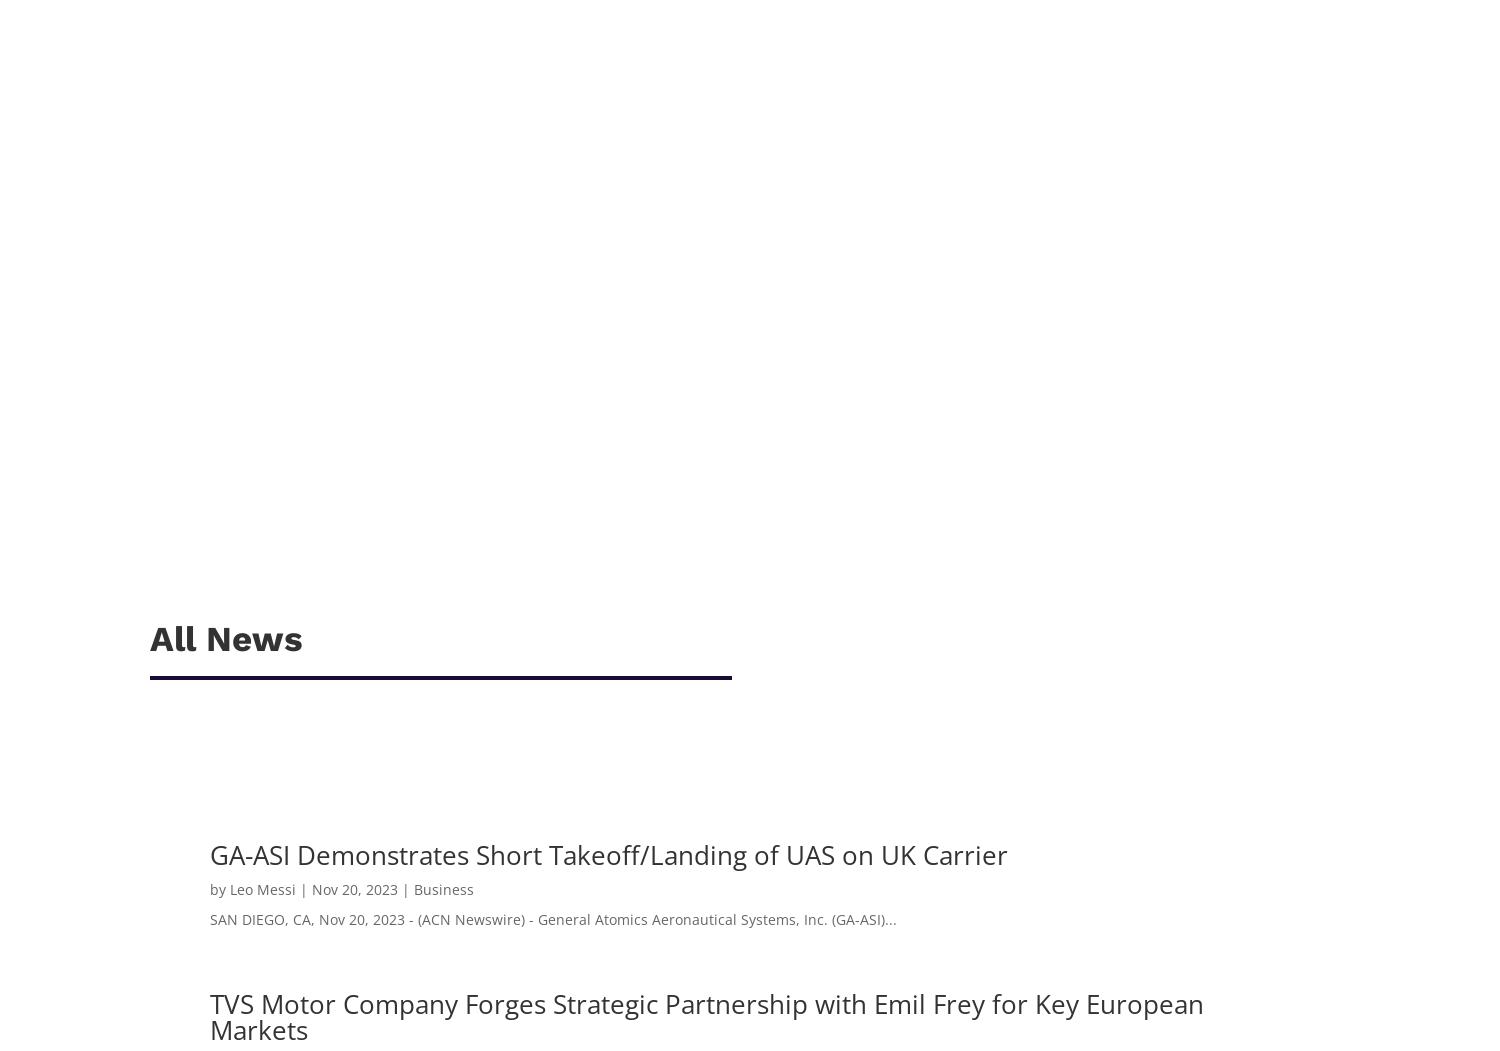  Describe the element at coordinates (582, 385) in the screenshot. I see `'Card91, a payment infrastructure platform, has appointed Srijit Sanyal as Vice President, Sales & Partnership.  A veteran in the Fintech industry, Srijit has nearly 2 decades of rich sales experience with banks, fintechs and pharmaceuticals and has held senior...'` at that location.